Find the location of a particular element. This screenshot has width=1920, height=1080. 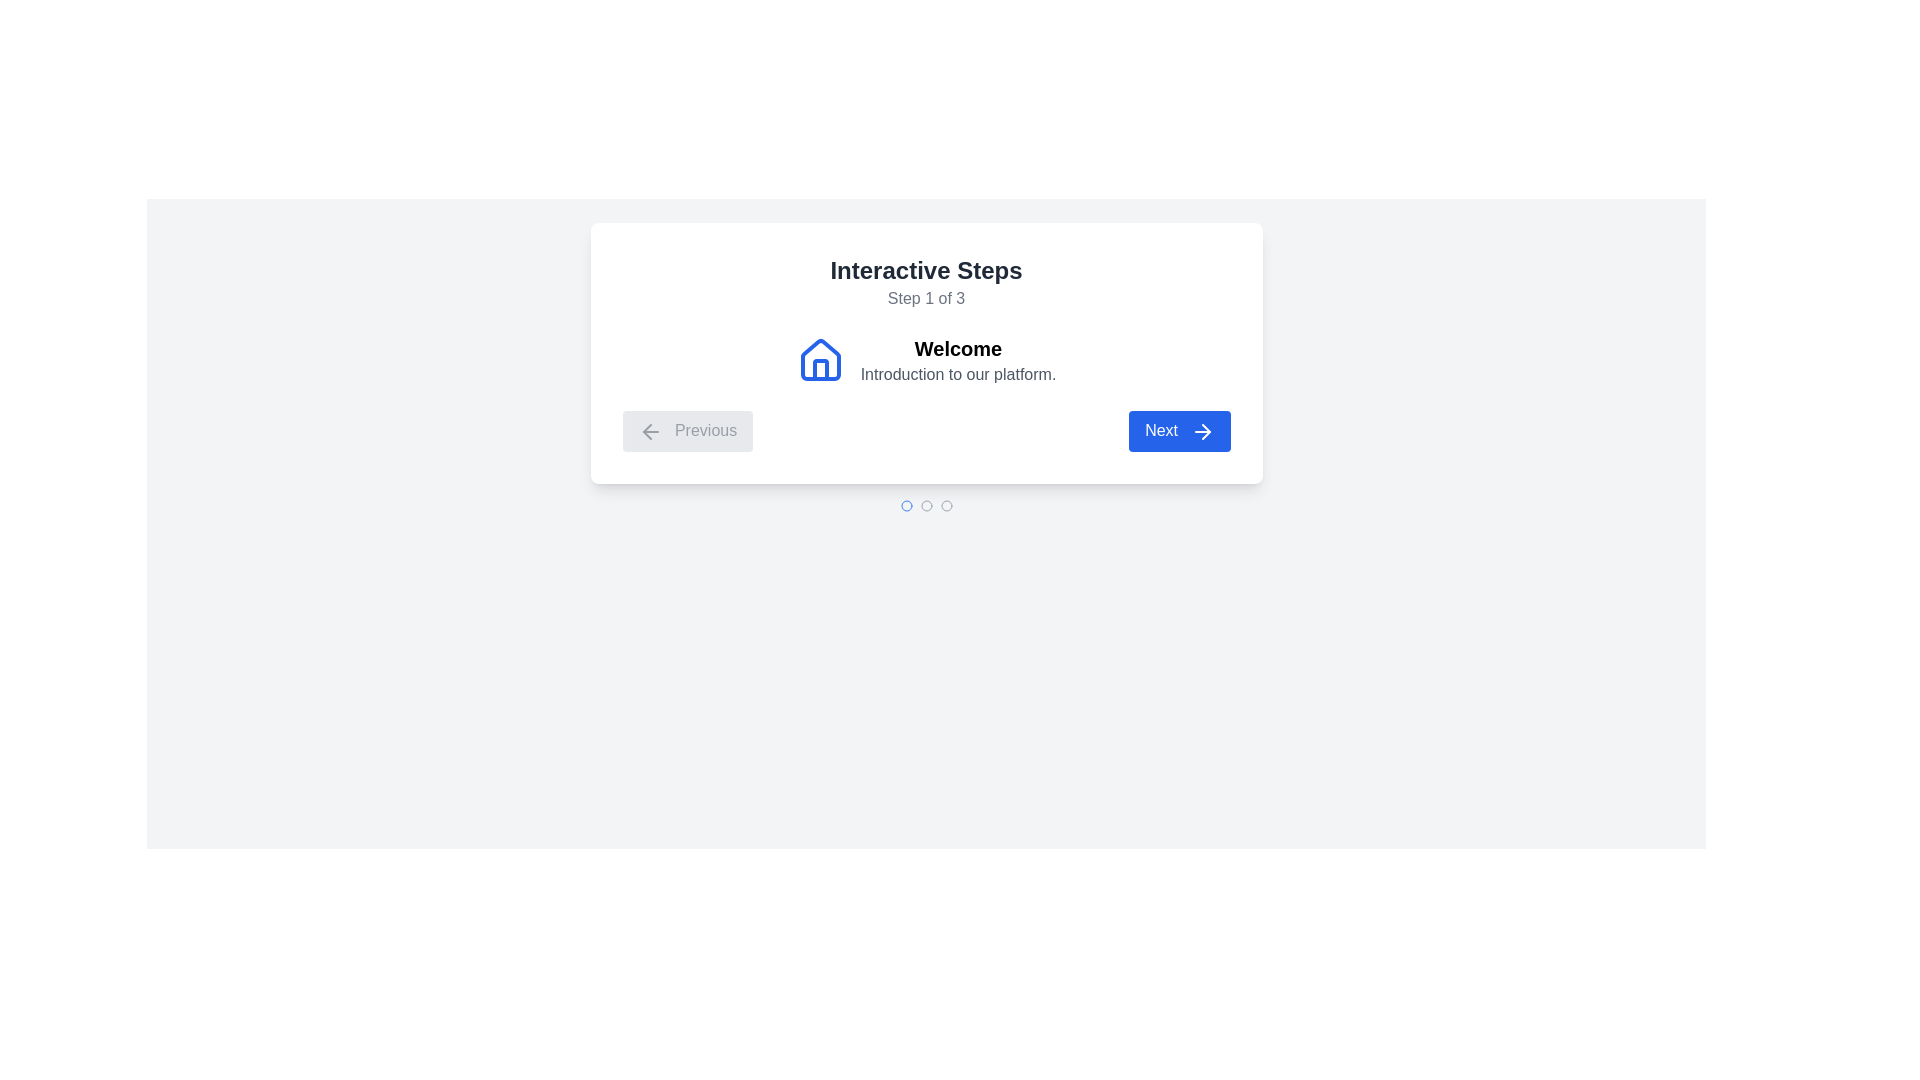

the title and subtitle text block that provides a welcome message and brief description, located to the right of a blue house icon and centered horizontally in the interface is located at coordinates (957, 361).